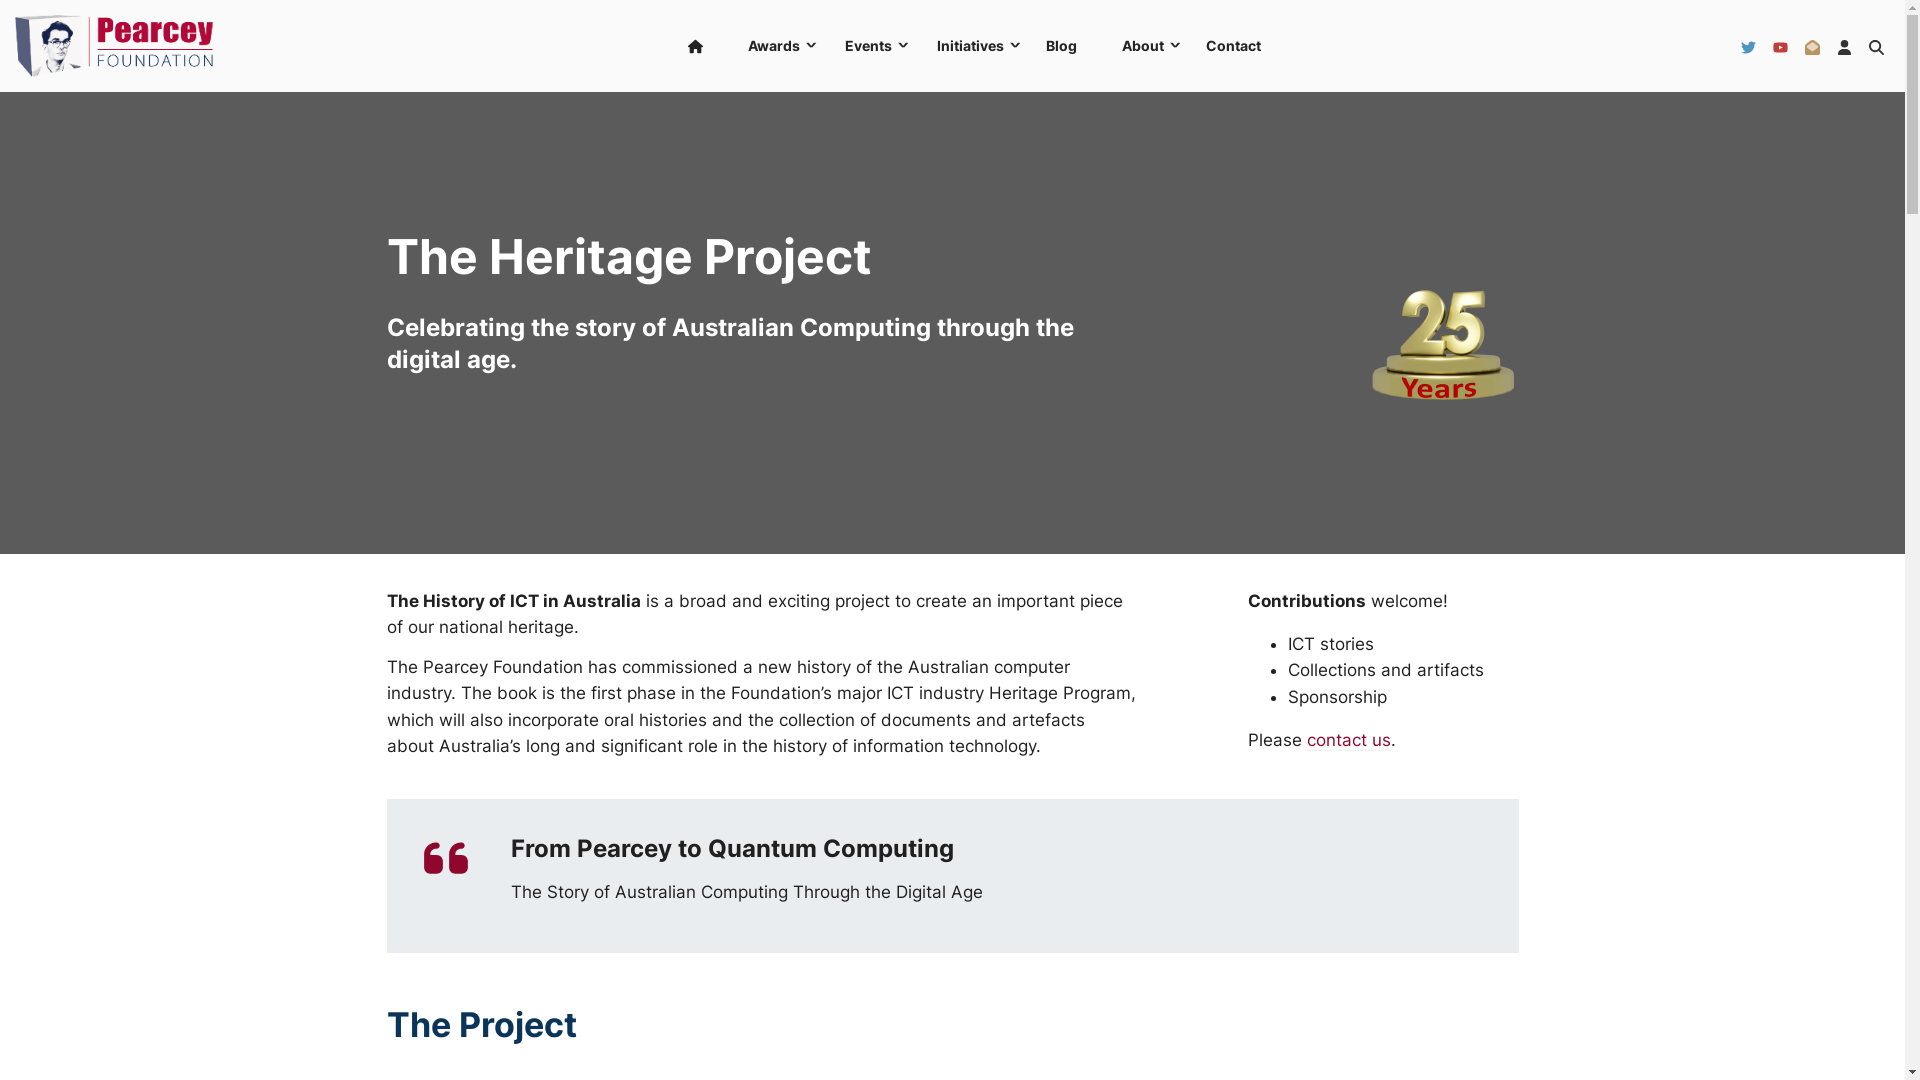  I want to click on 'Contact', so click(1232, 45).